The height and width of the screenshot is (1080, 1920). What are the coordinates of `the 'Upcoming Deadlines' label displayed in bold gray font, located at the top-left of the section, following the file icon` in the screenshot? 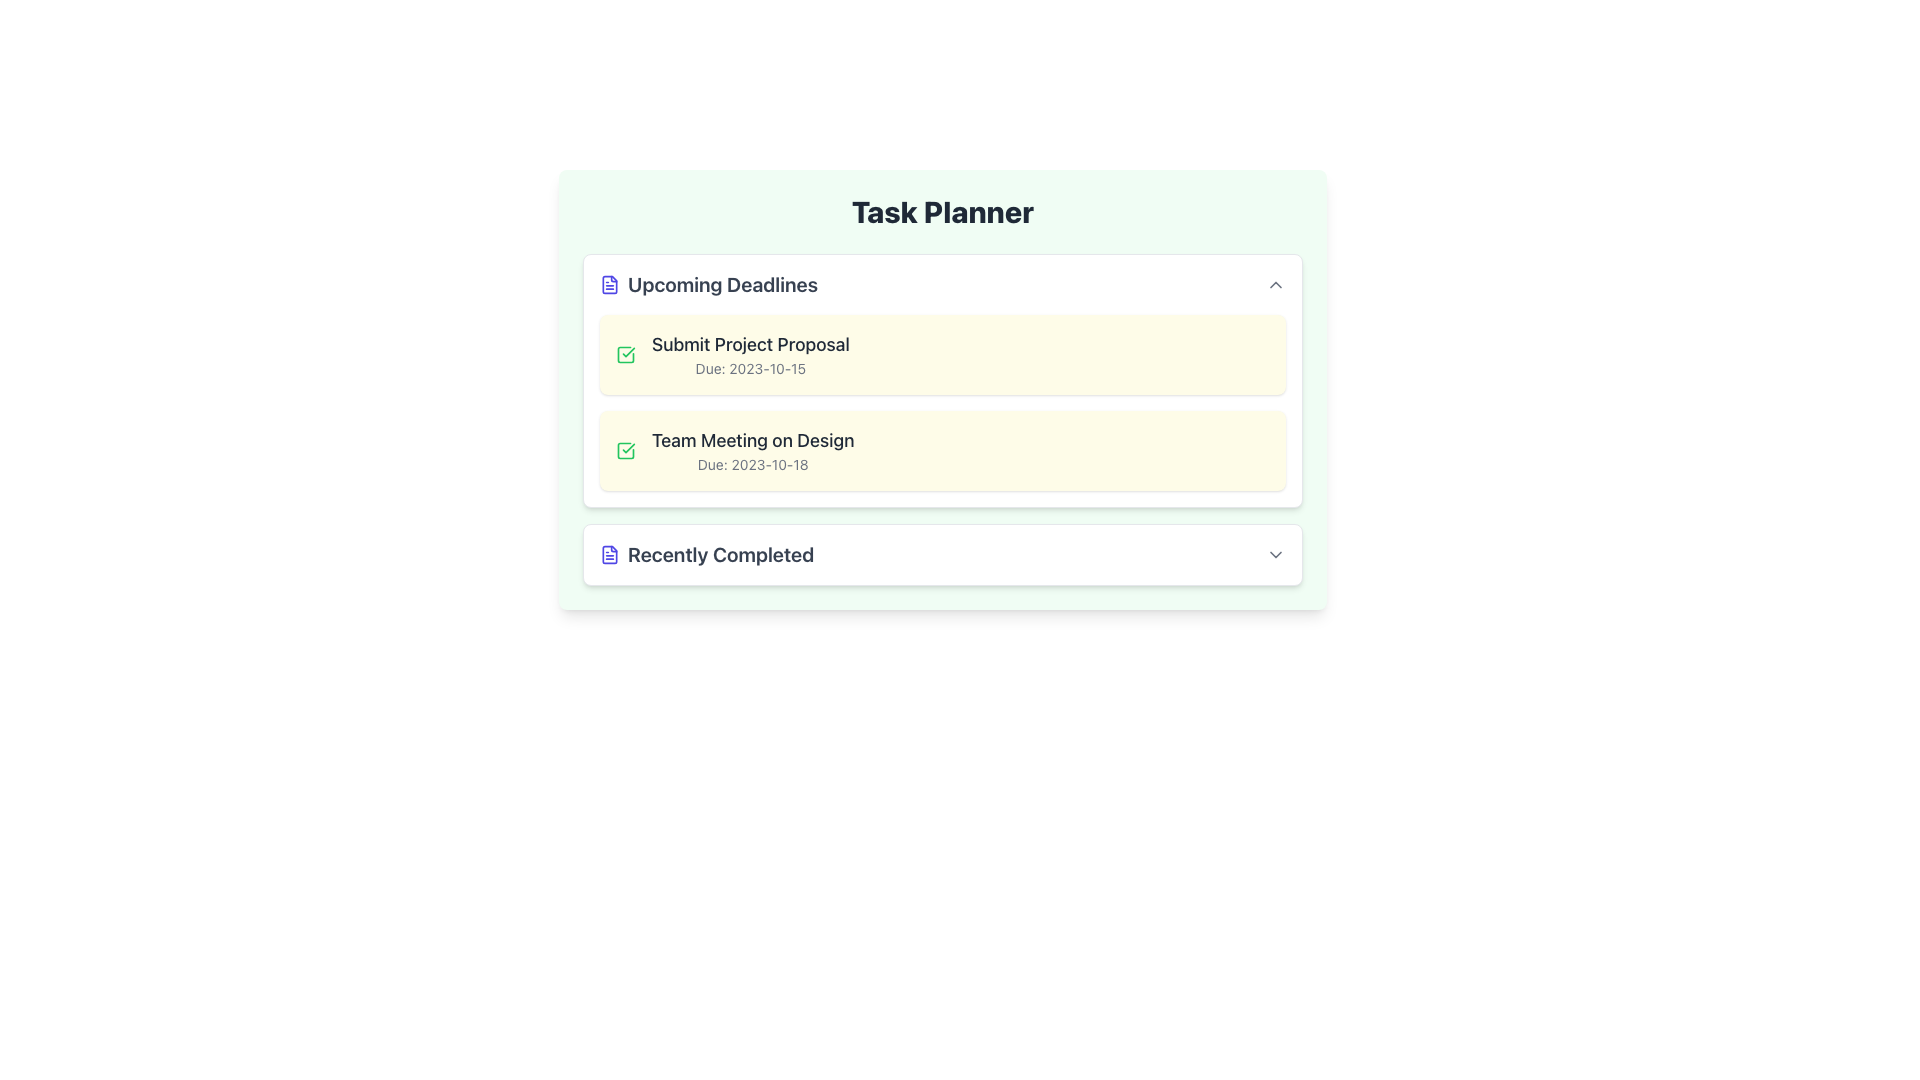 It's located at (722, 285).